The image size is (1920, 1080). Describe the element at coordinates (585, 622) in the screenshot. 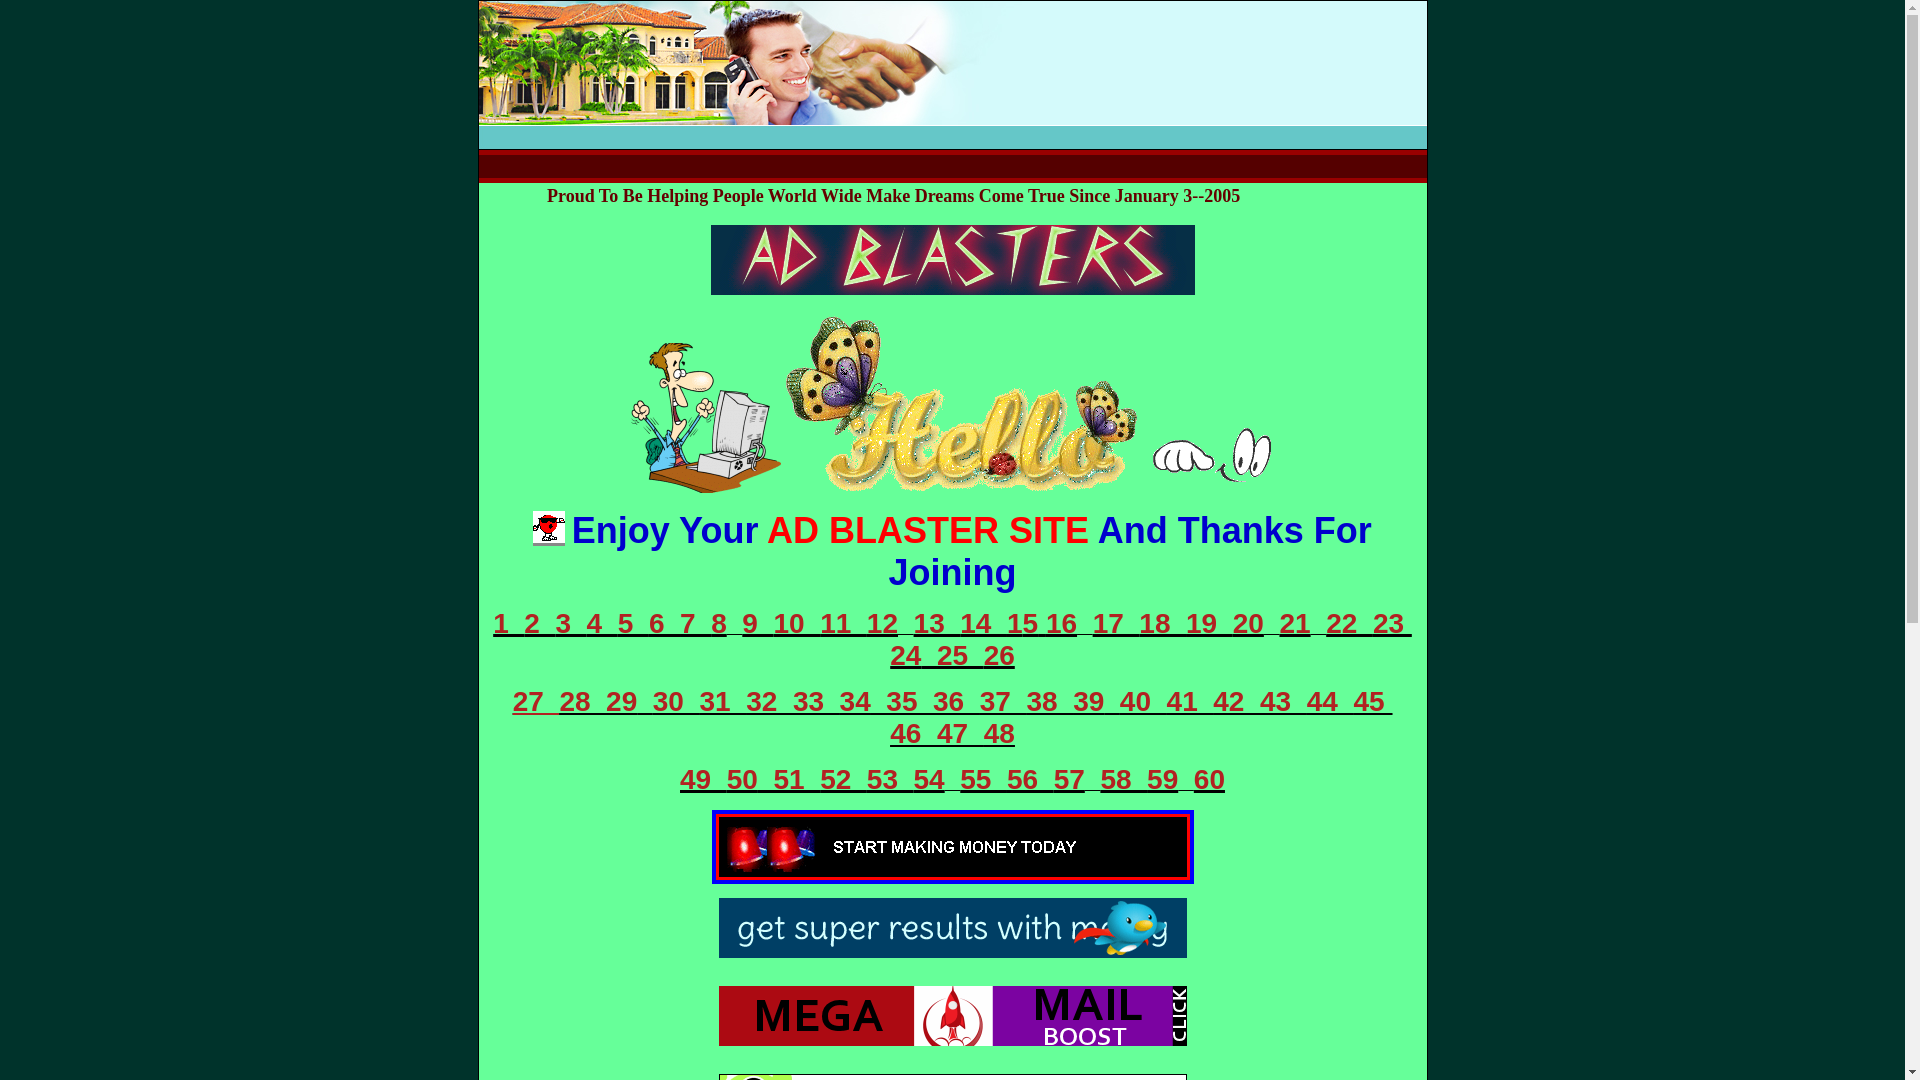

I see `'4 '` at that location.